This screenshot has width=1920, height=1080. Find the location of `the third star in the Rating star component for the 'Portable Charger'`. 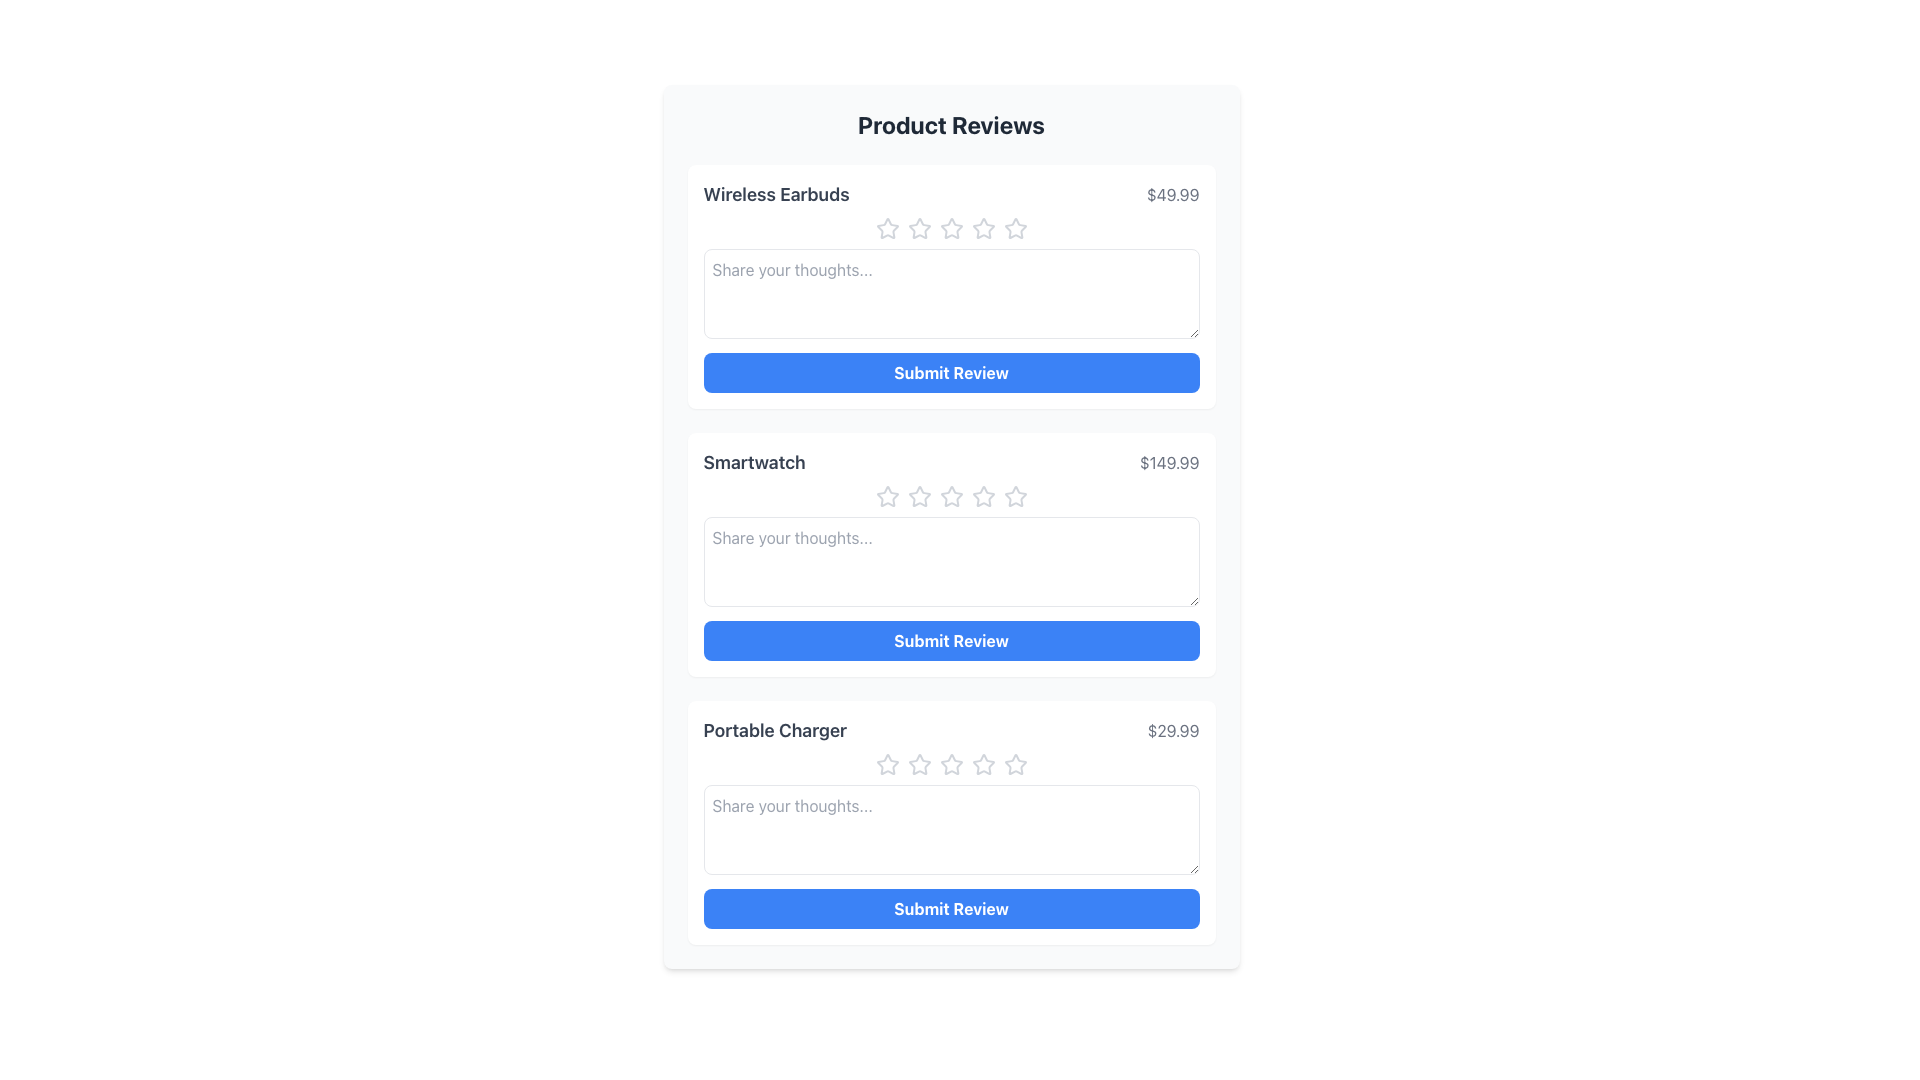

the third star in the Rating star component for the 'Portable Charger' is located at coordinates (950, 764).